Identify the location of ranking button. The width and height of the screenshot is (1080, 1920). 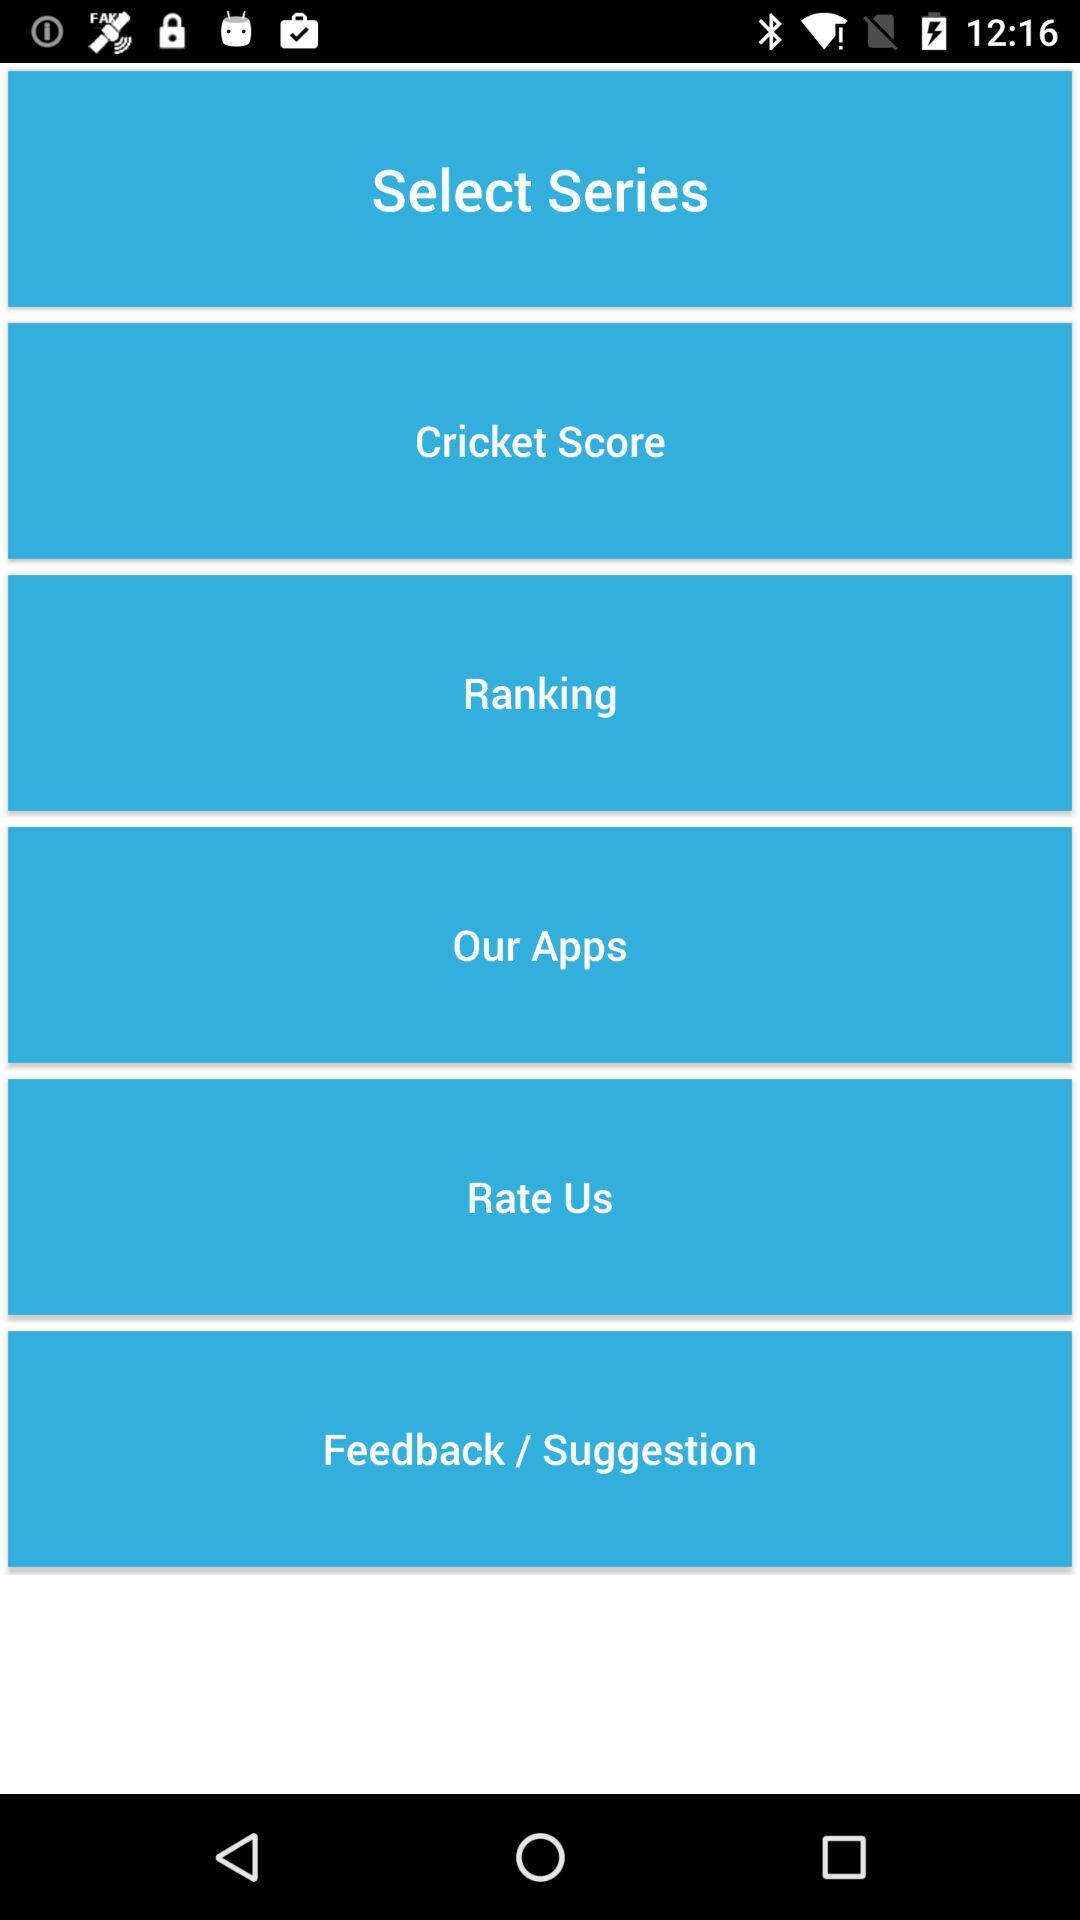
(540, 692).